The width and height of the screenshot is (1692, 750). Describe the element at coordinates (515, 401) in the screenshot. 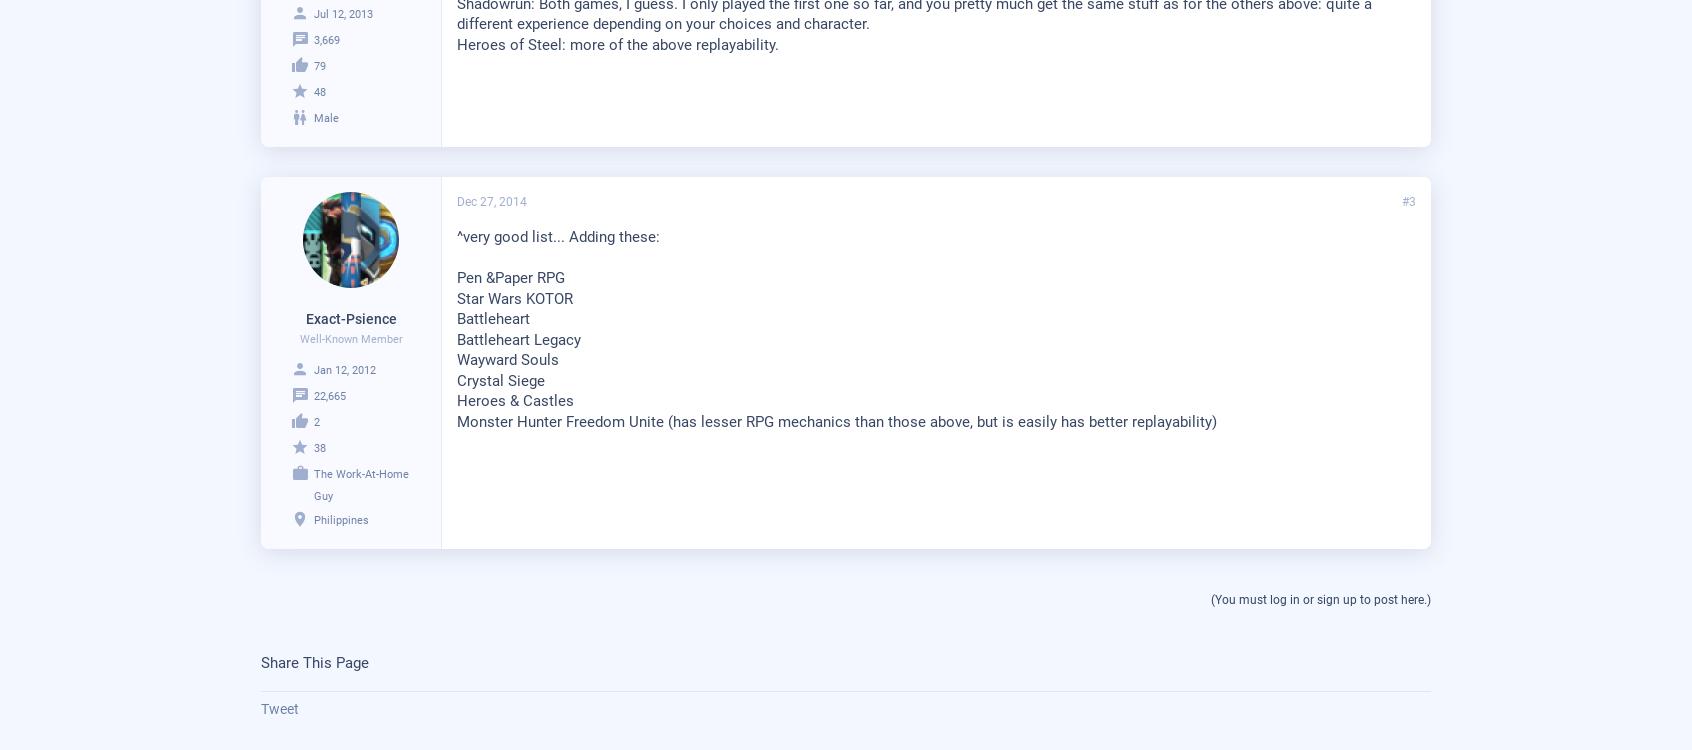

I see `'Heroes & Castles'` at that location.